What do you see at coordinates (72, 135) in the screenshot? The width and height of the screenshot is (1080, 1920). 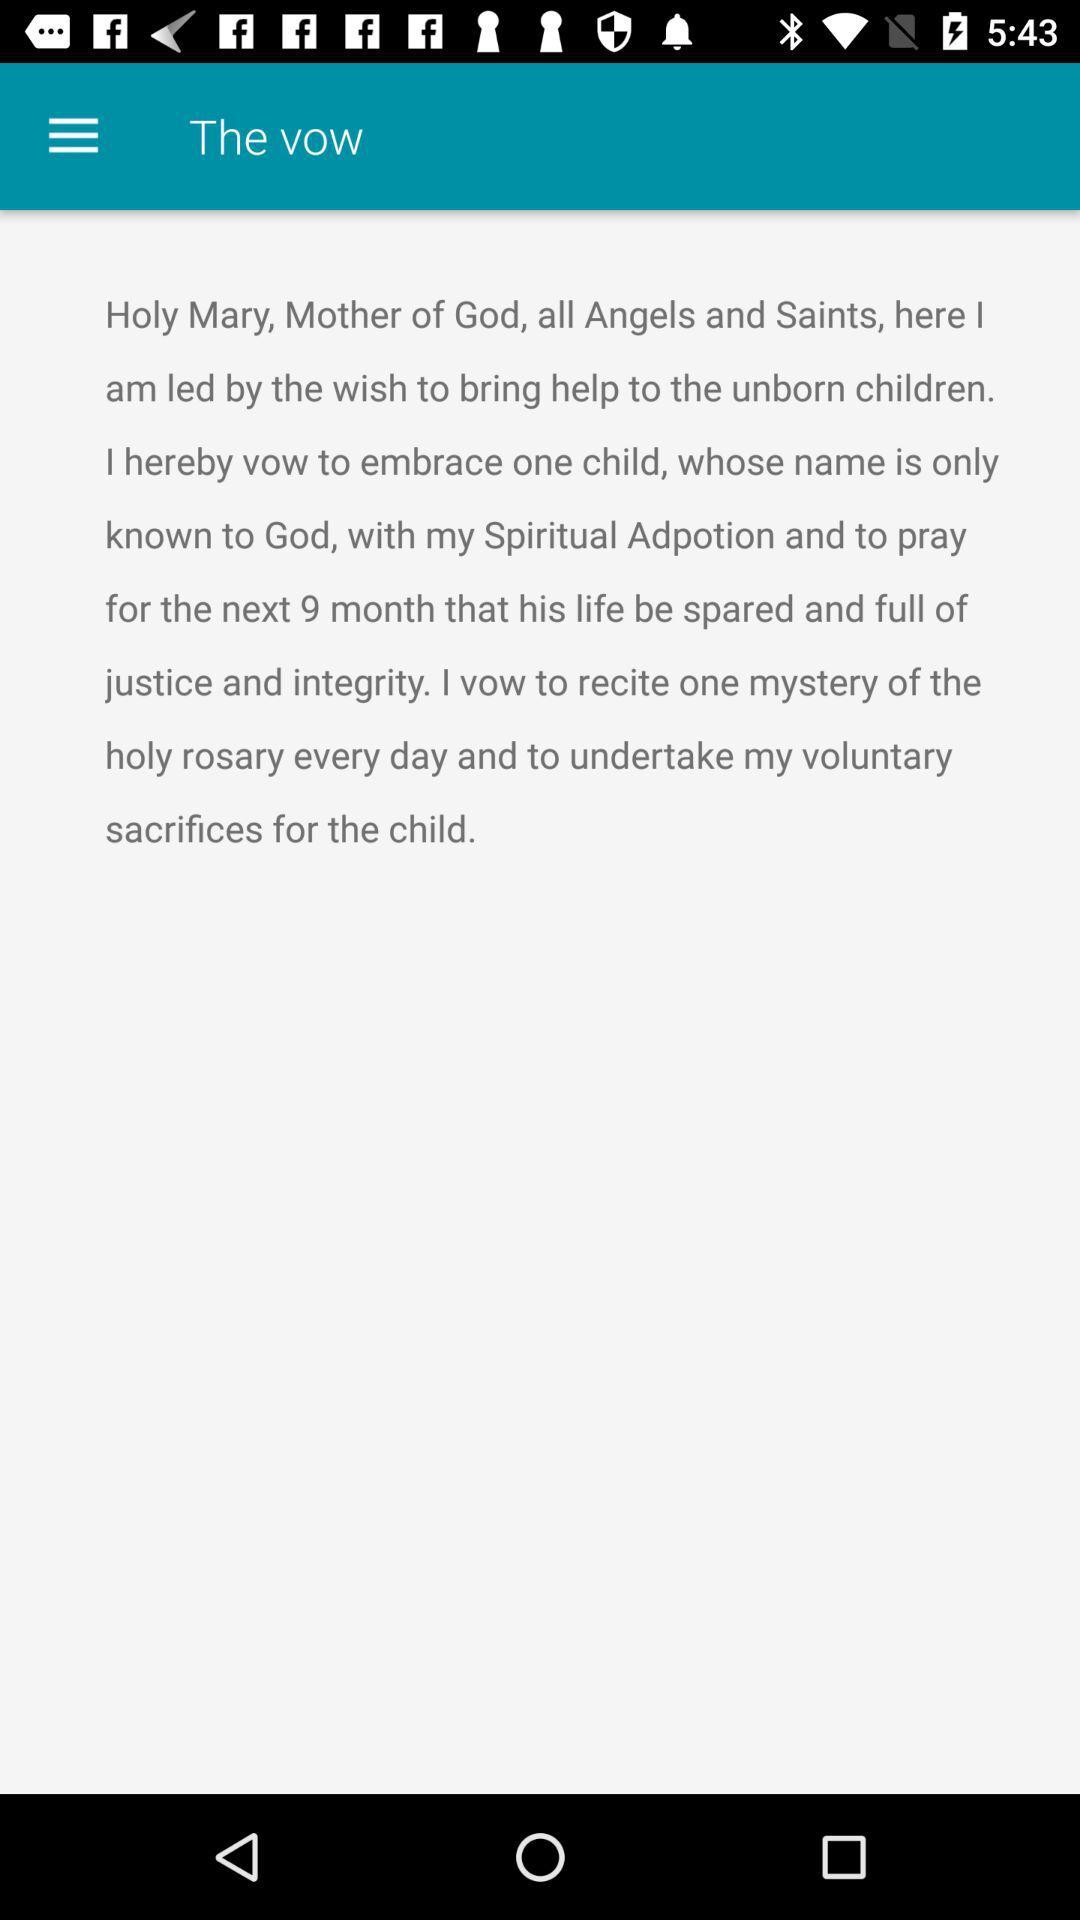 I see `the icon next to the vow item` at bounding box center [72, 135].